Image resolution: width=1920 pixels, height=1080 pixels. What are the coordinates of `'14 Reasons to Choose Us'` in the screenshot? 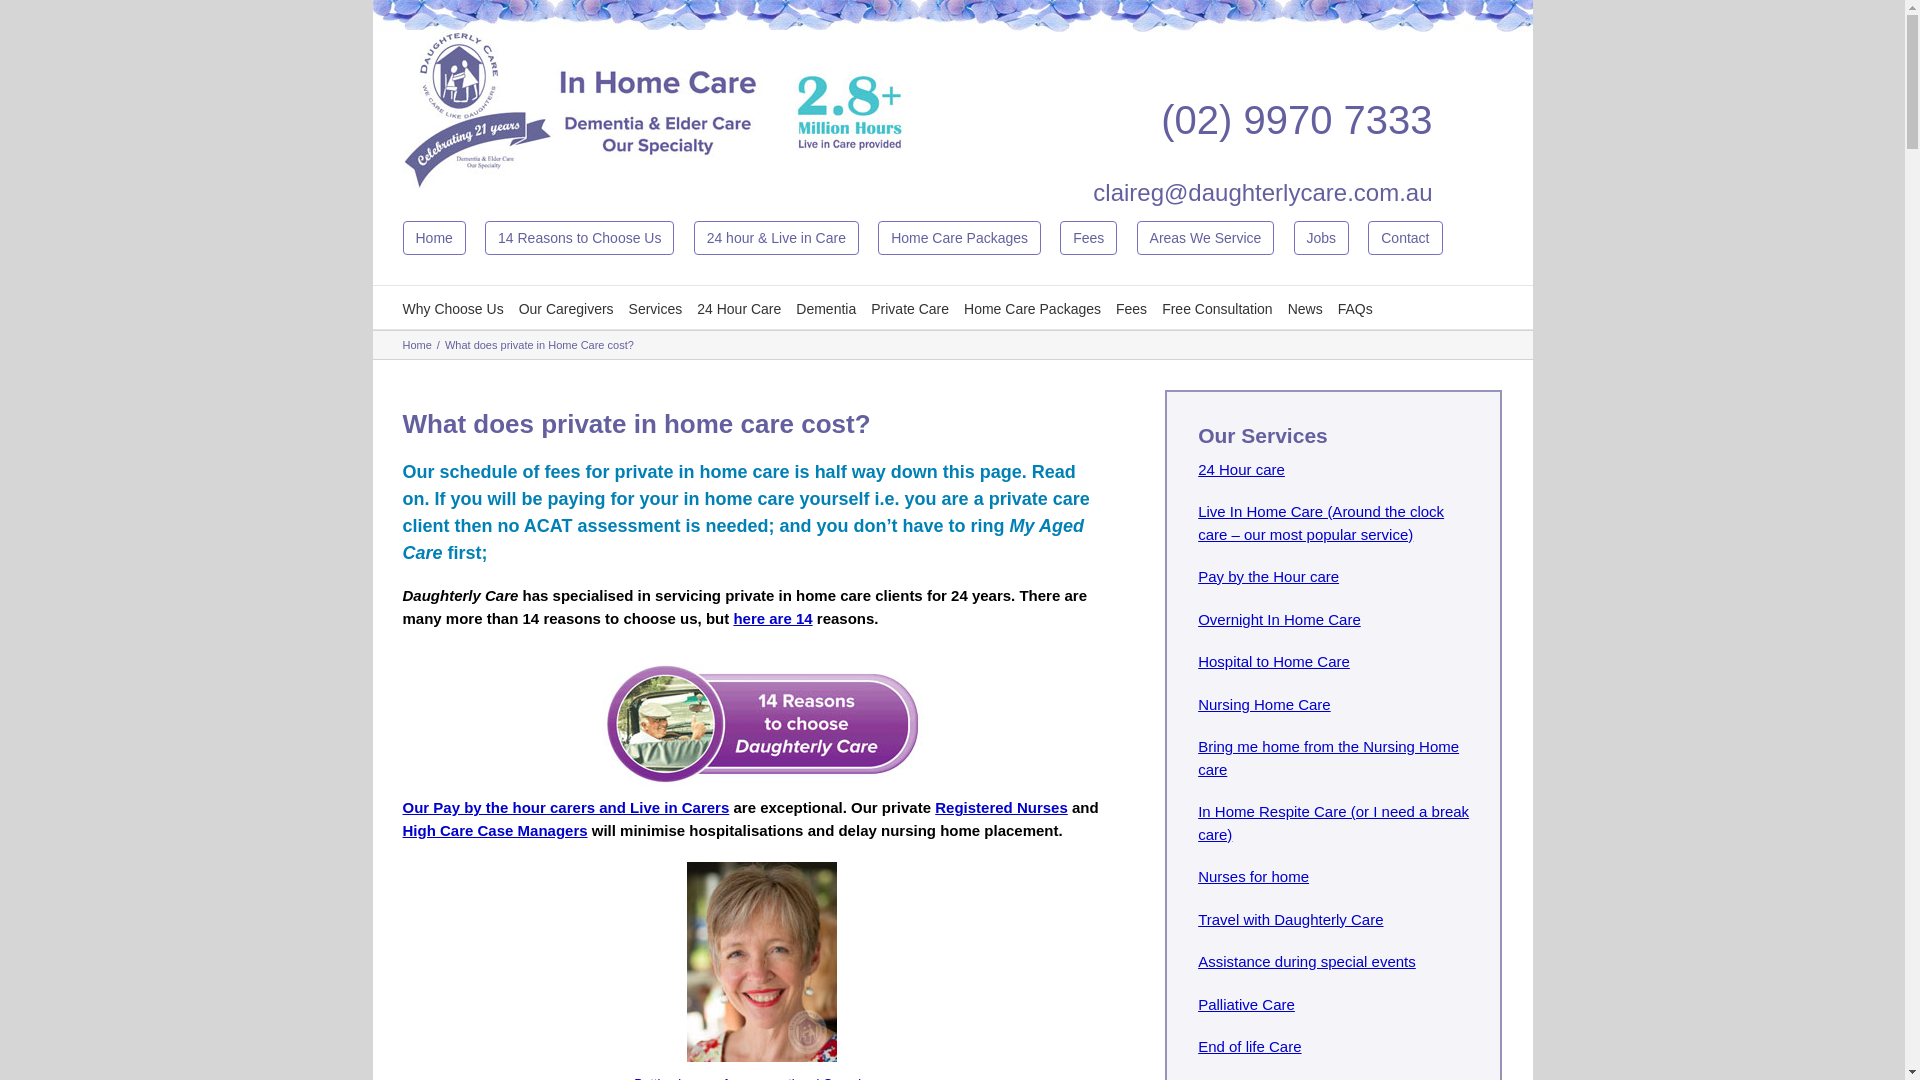 It's located at (578, 237).